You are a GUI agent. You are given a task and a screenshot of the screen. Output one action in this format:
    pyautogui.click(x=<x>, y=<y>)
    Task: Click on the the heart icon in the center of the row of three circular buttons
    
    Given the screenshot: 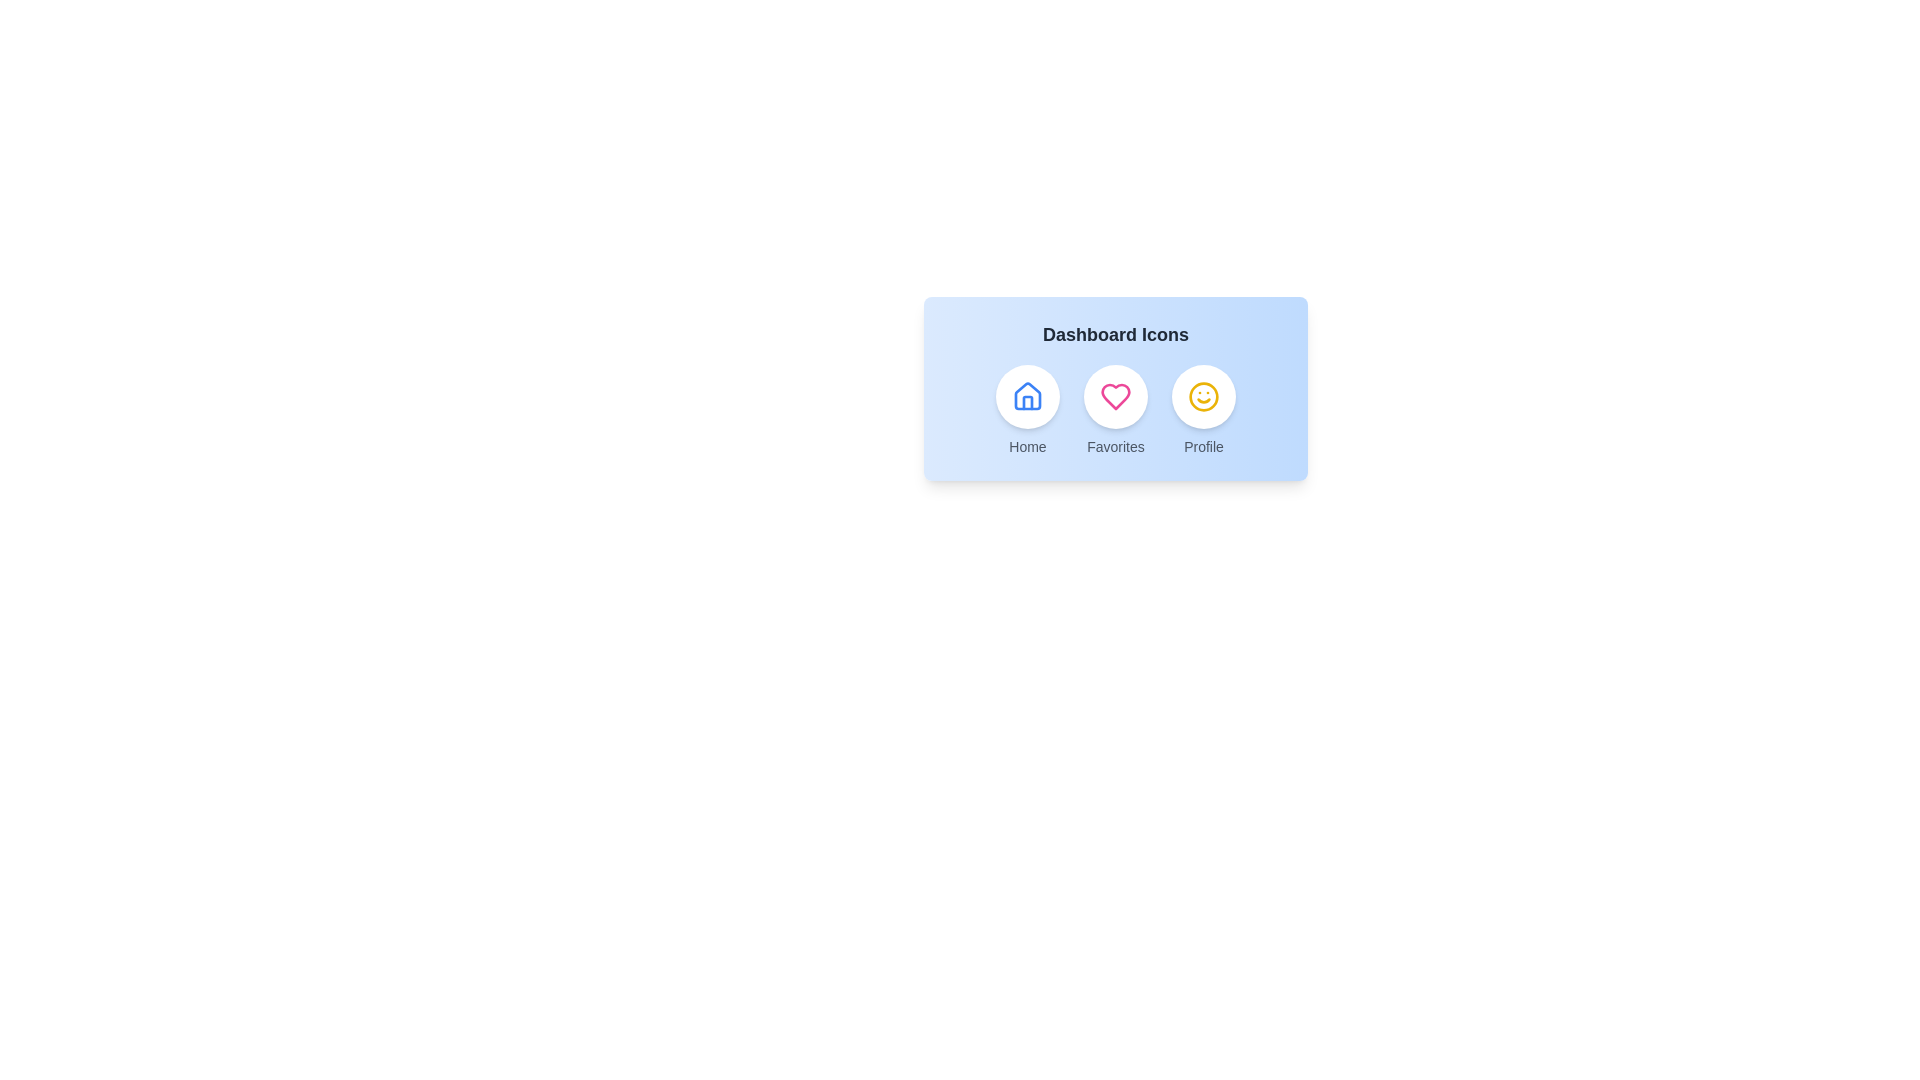 What is the action you would take?
    pyautogui.click(x=1115, y=397)
    